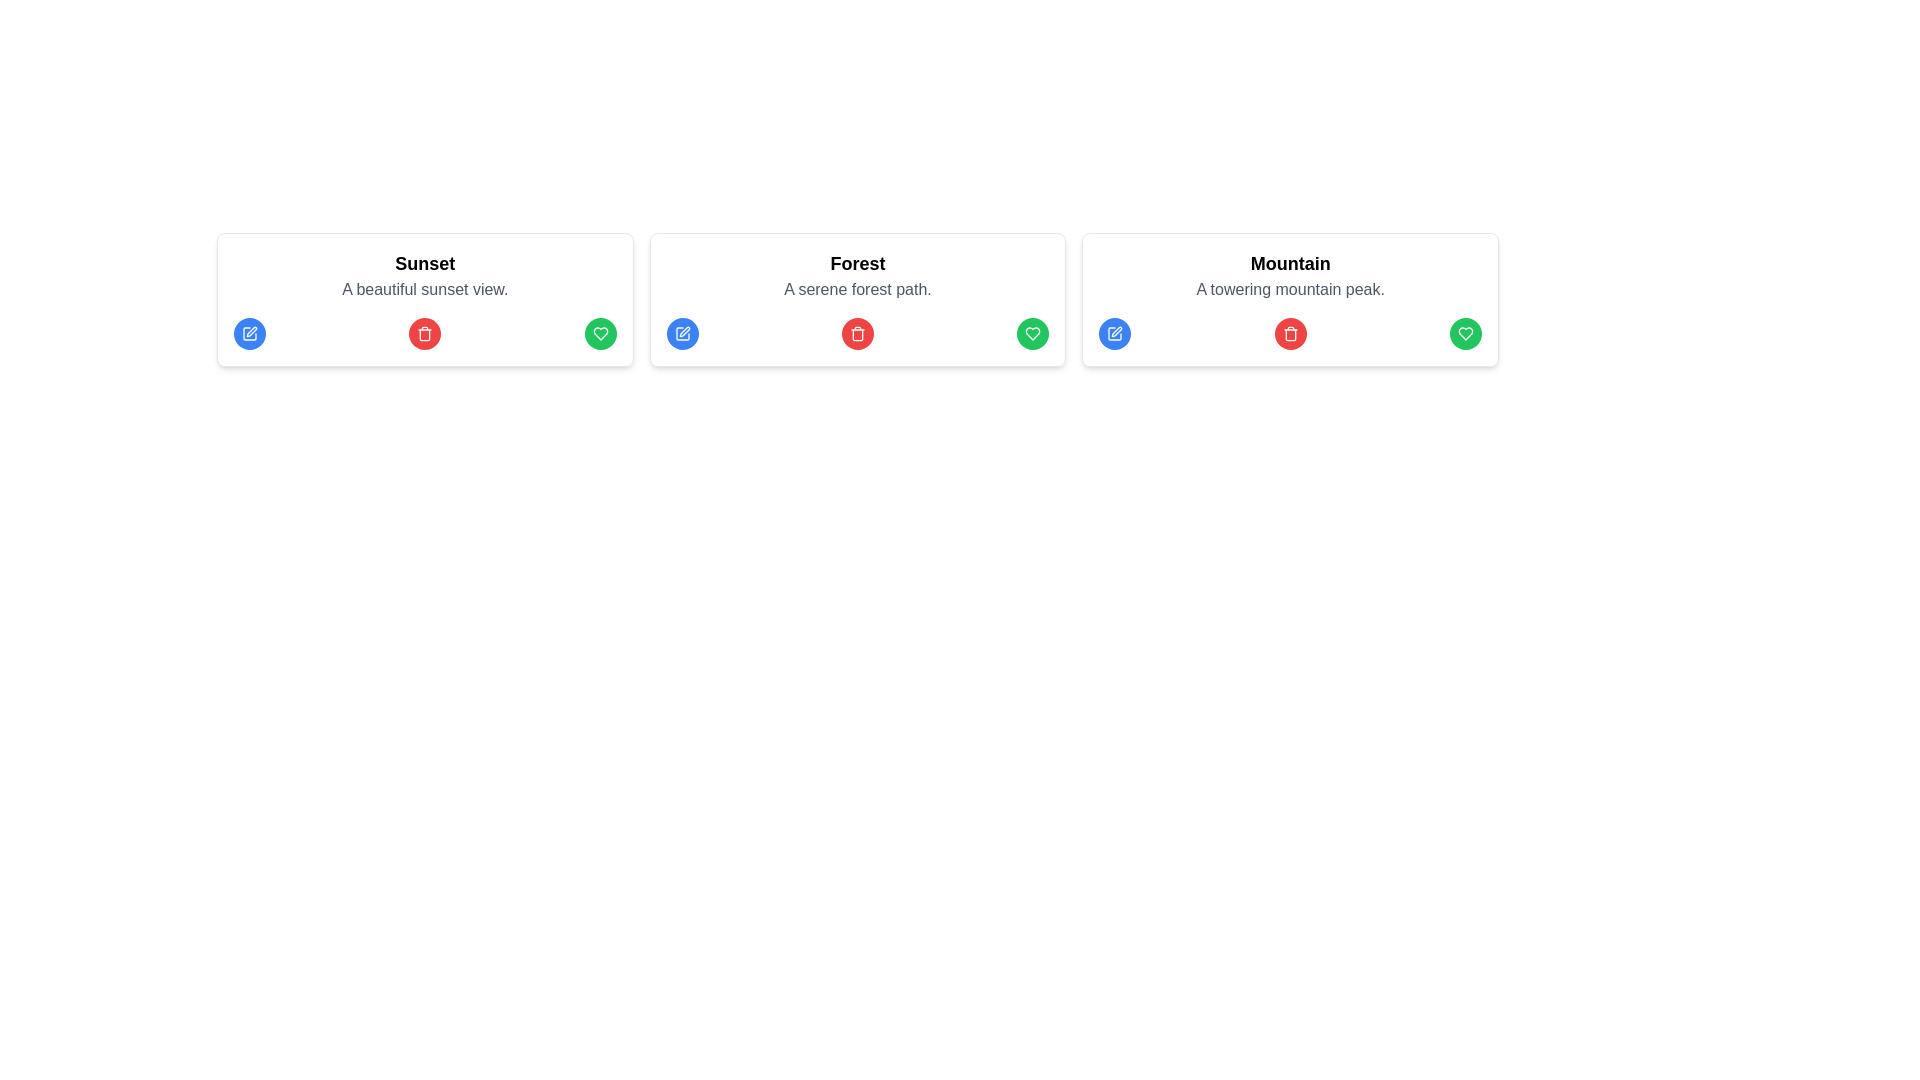 The image size is (1920, 1080). What do you see at coordinates (682, 333) in the screenshot?
I see `the blue square edit button with a pen symbol located at the top-left corner of the 'Forest' card` at bounding box center [682, 333].